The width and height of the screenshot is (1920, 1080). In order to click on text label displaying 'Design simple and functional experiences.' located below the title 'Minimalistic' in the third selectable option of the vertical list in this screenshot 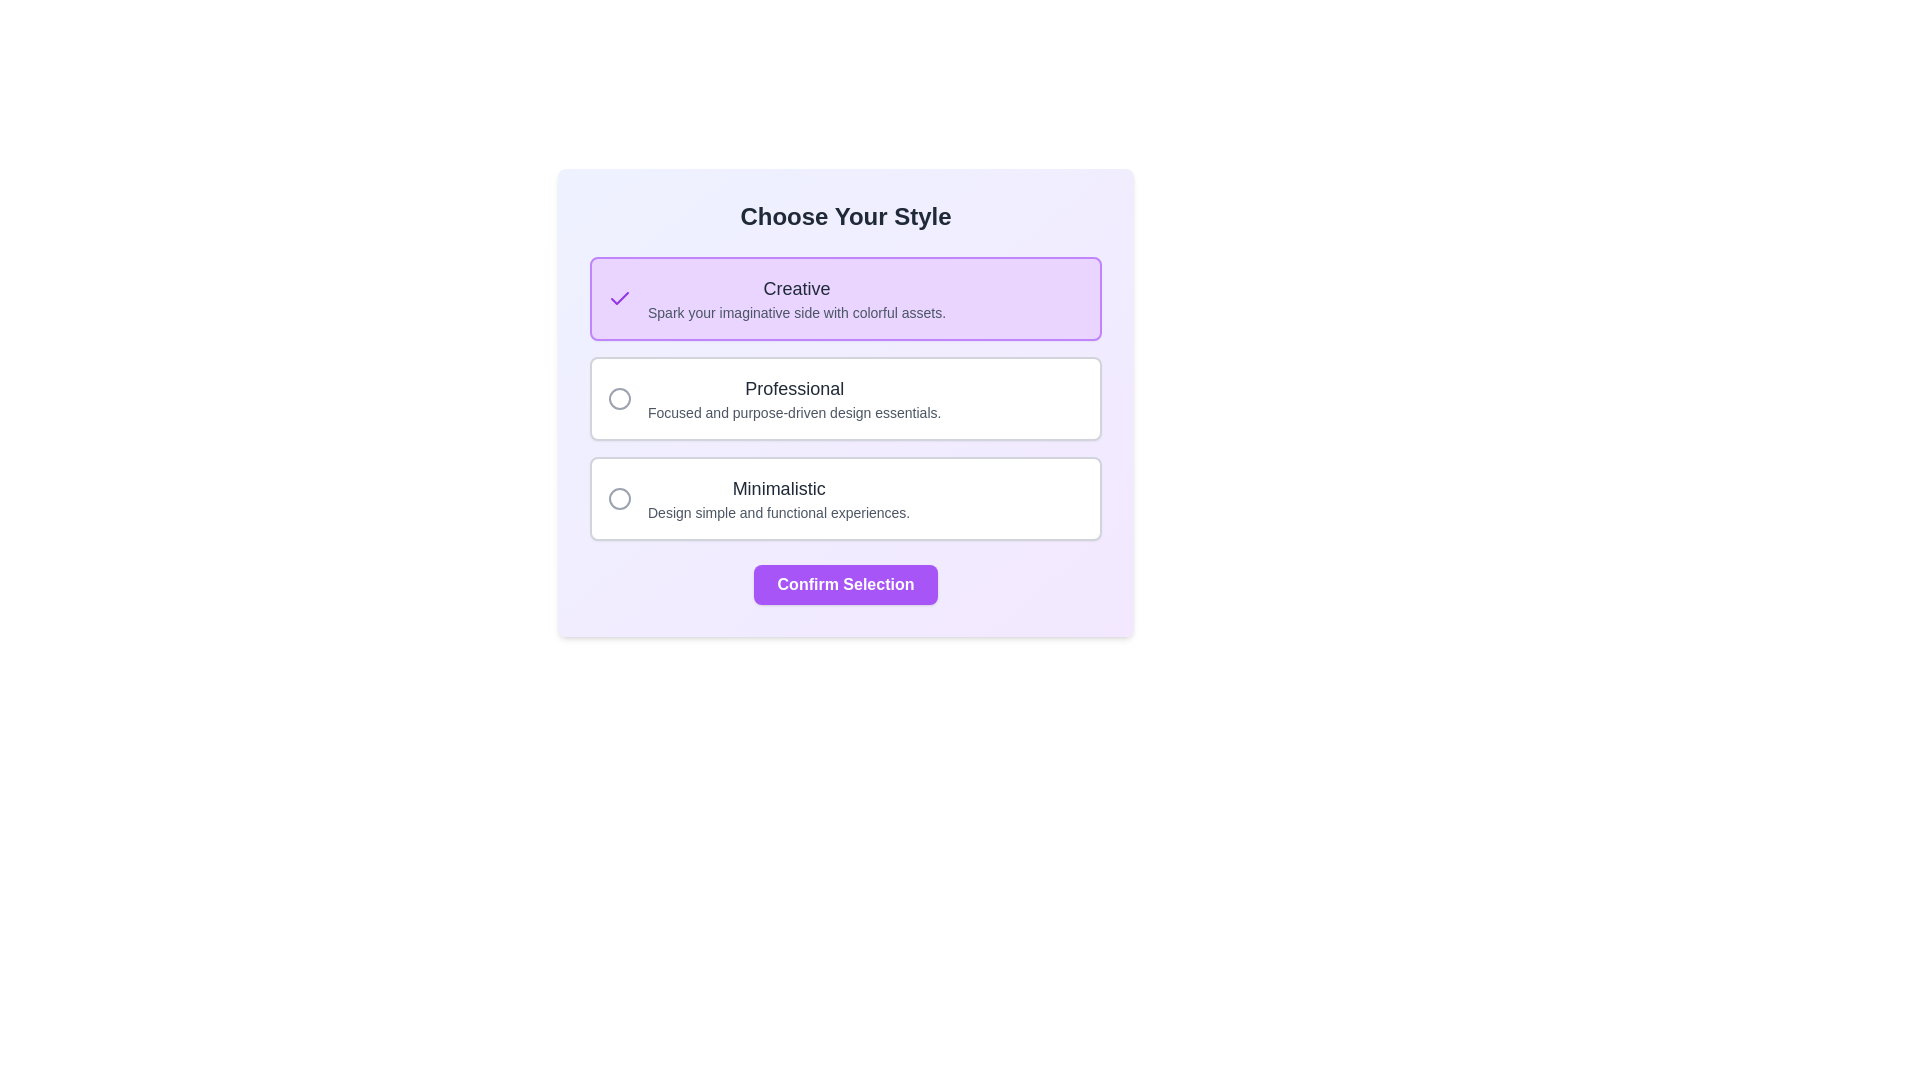, I will do `click(778, 512)`.